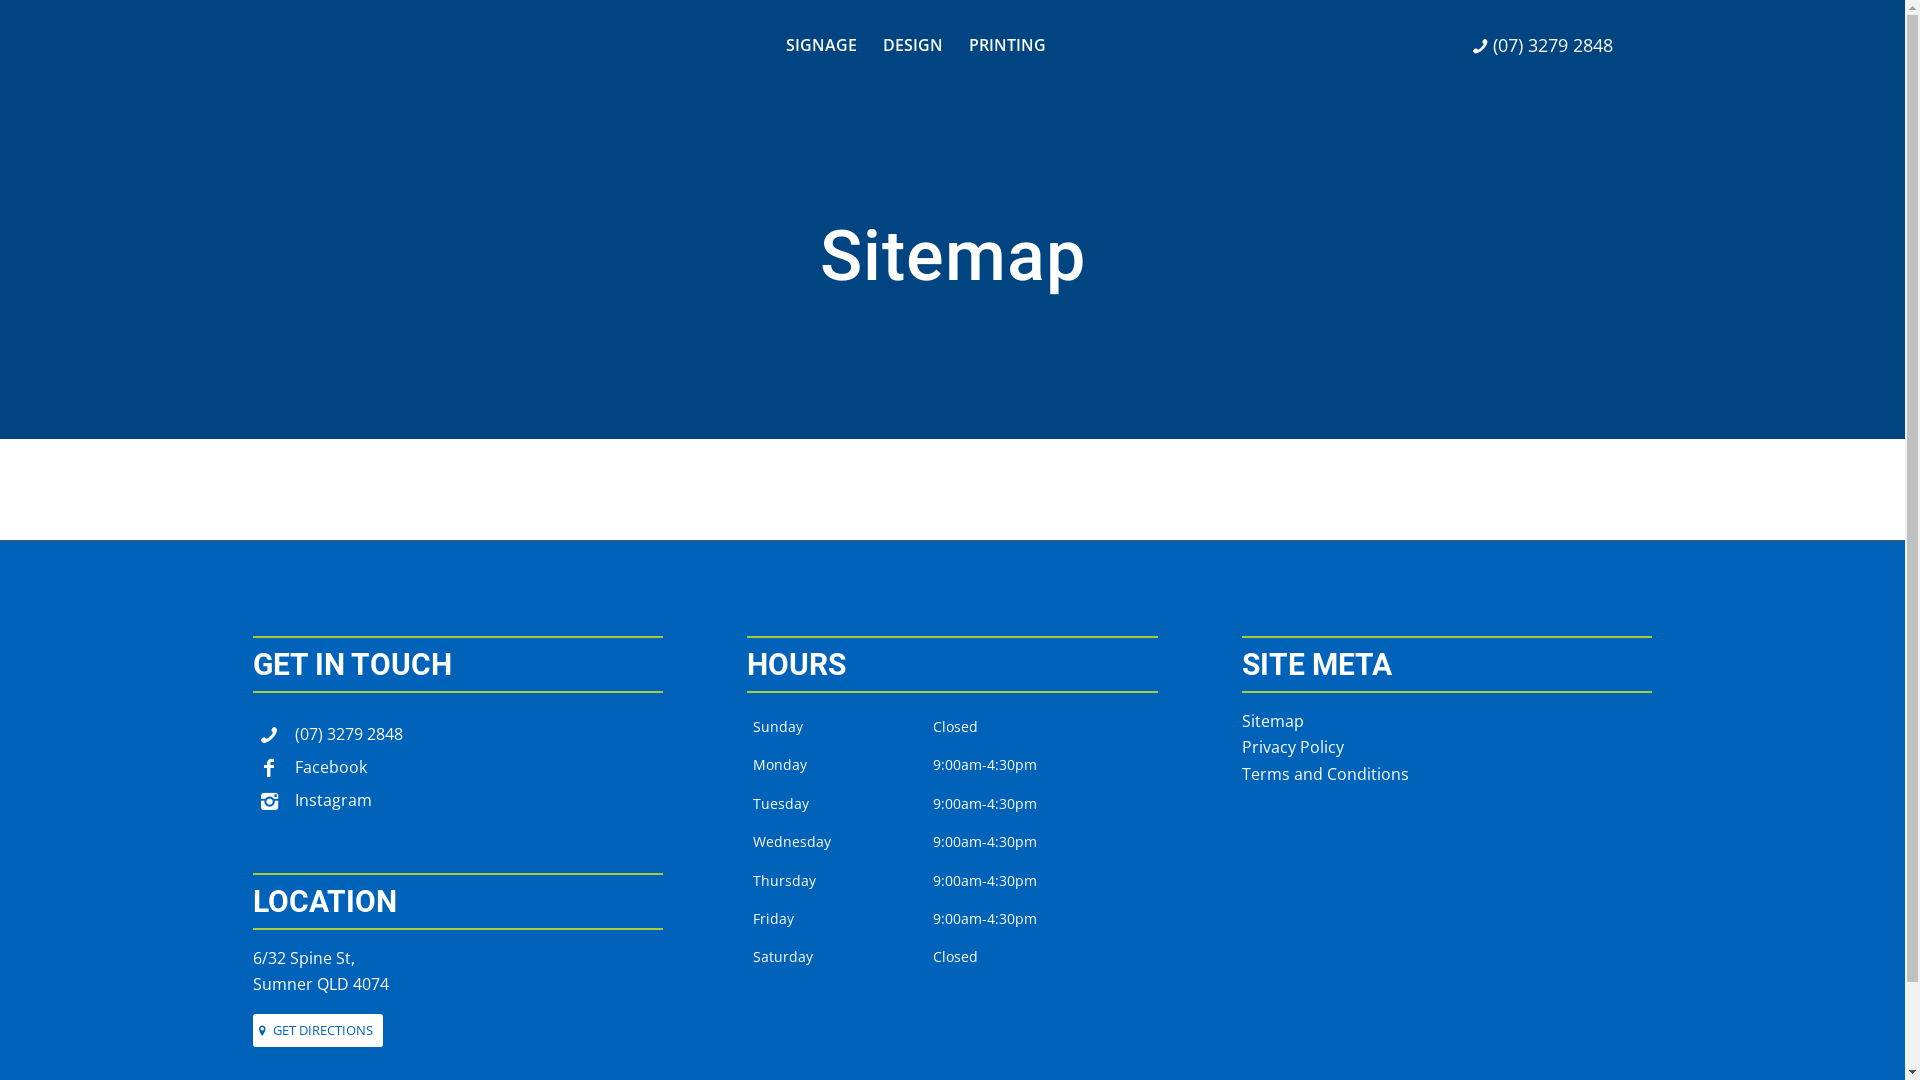  I want to click on 'Facebook', so click(267, 769).